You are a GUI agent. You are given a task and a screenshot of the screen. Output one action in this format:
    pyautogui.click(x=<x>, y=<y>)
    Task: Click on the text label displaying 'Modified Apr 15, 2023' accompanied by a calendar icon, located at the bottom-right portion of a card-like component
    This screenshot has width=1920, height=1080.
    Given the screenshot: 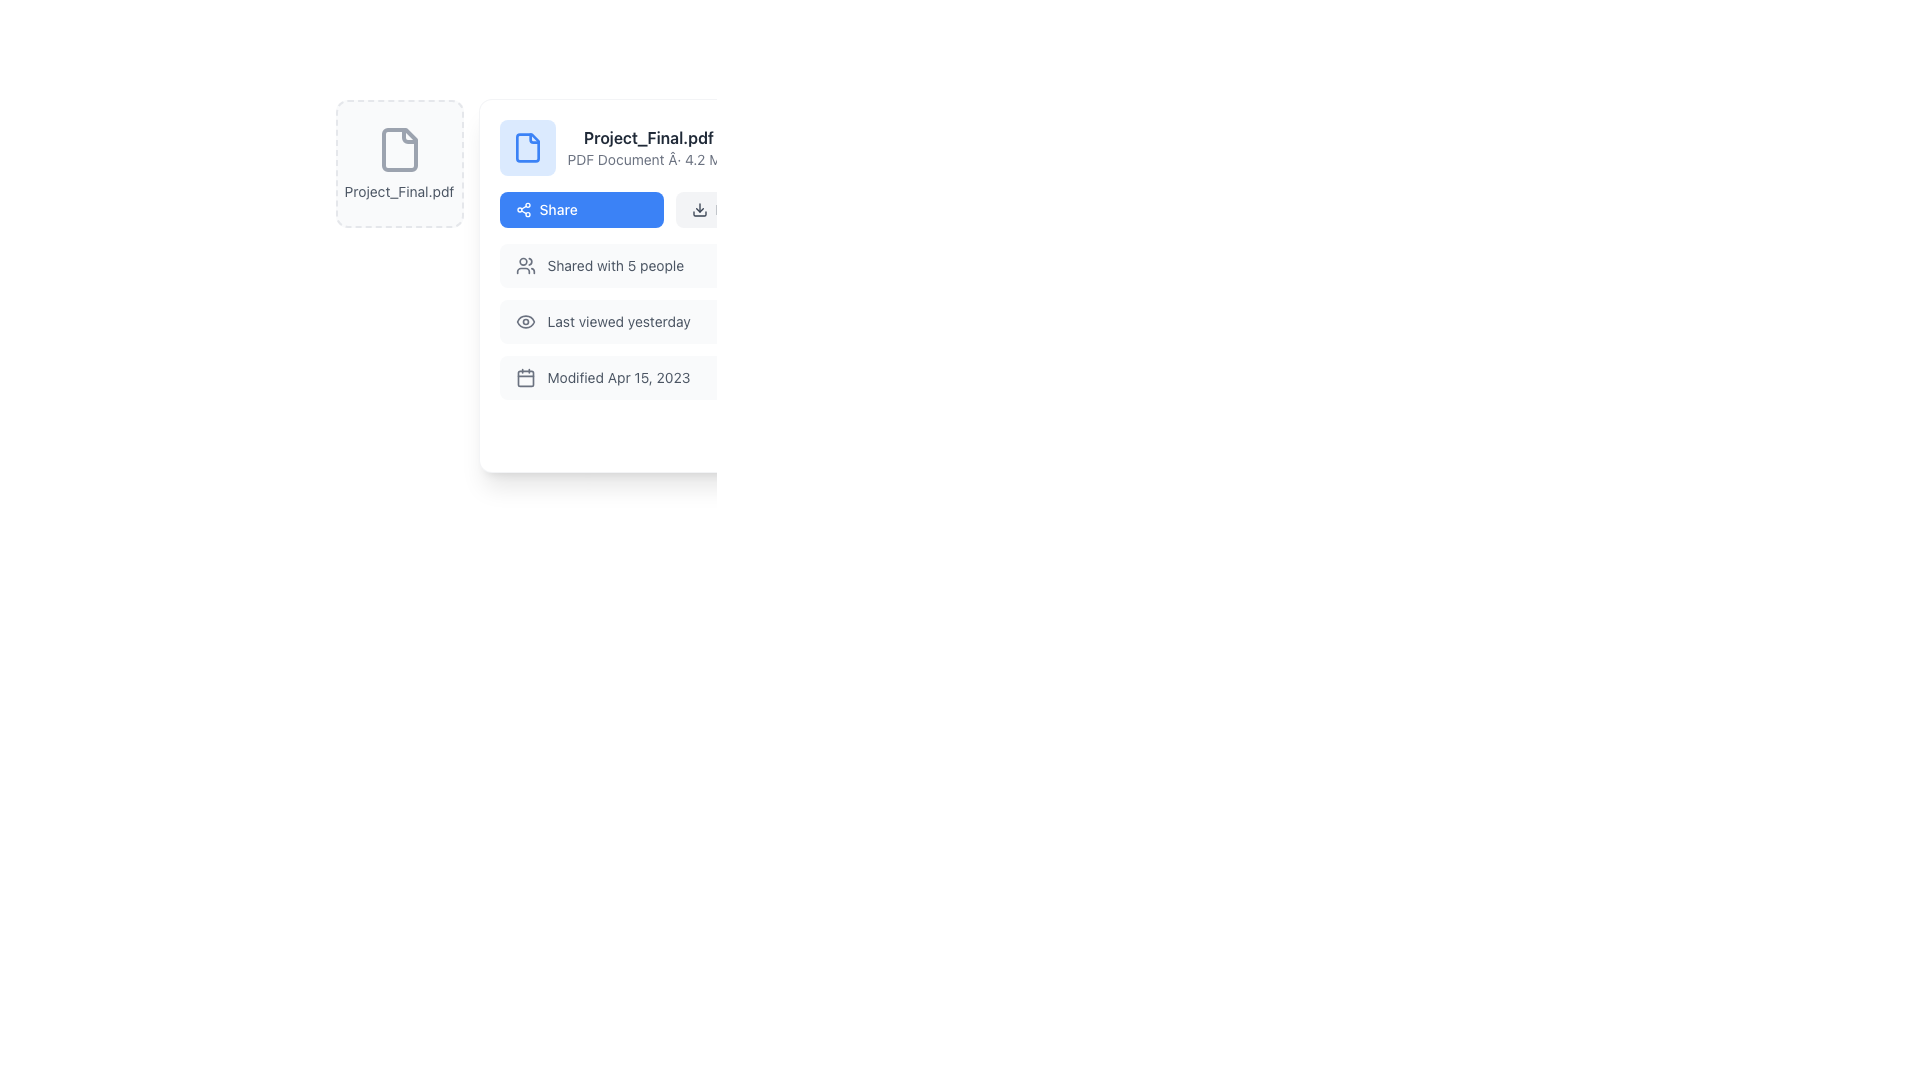 What is the action you would take?
    pyautogui.click(x=602, y=378)
    